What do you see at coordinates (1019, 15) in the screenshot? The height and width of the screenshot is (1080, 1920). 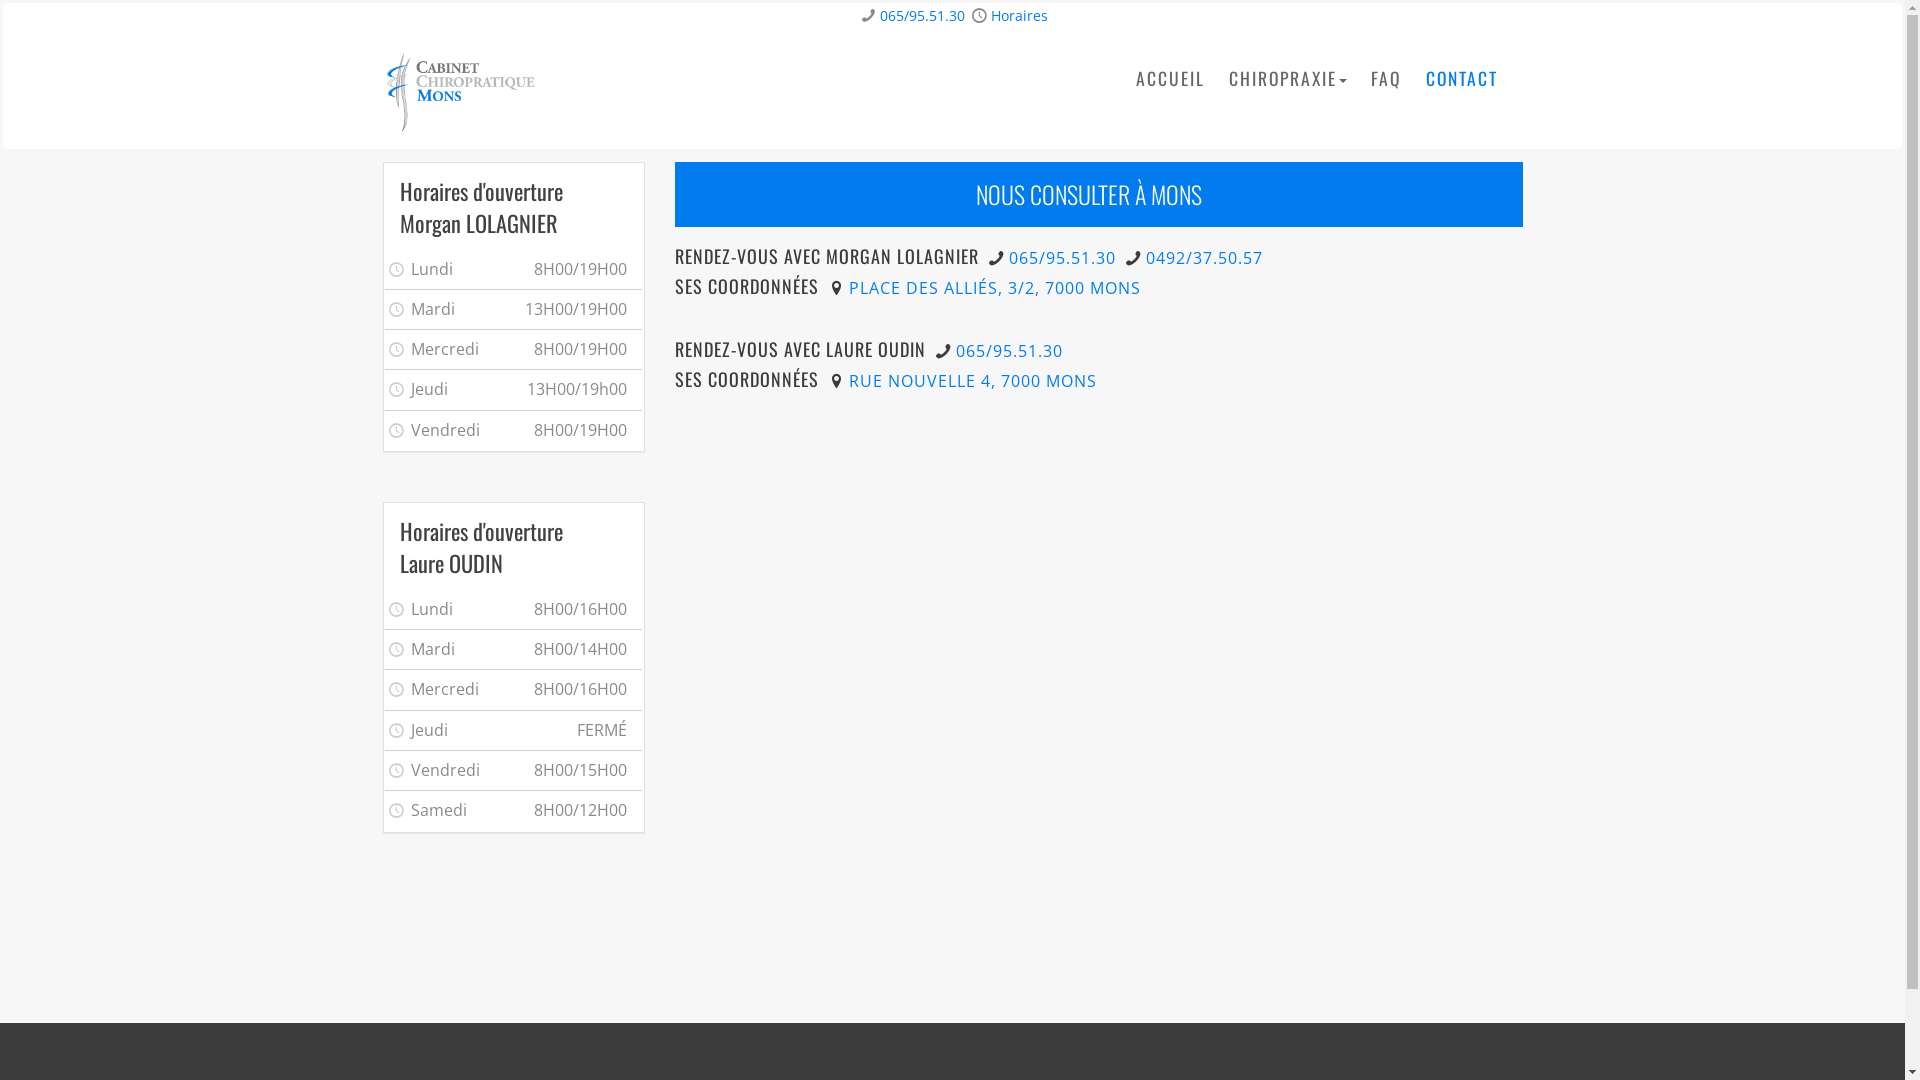 I see `'Horaires'` at bounding box center [1019, 15].